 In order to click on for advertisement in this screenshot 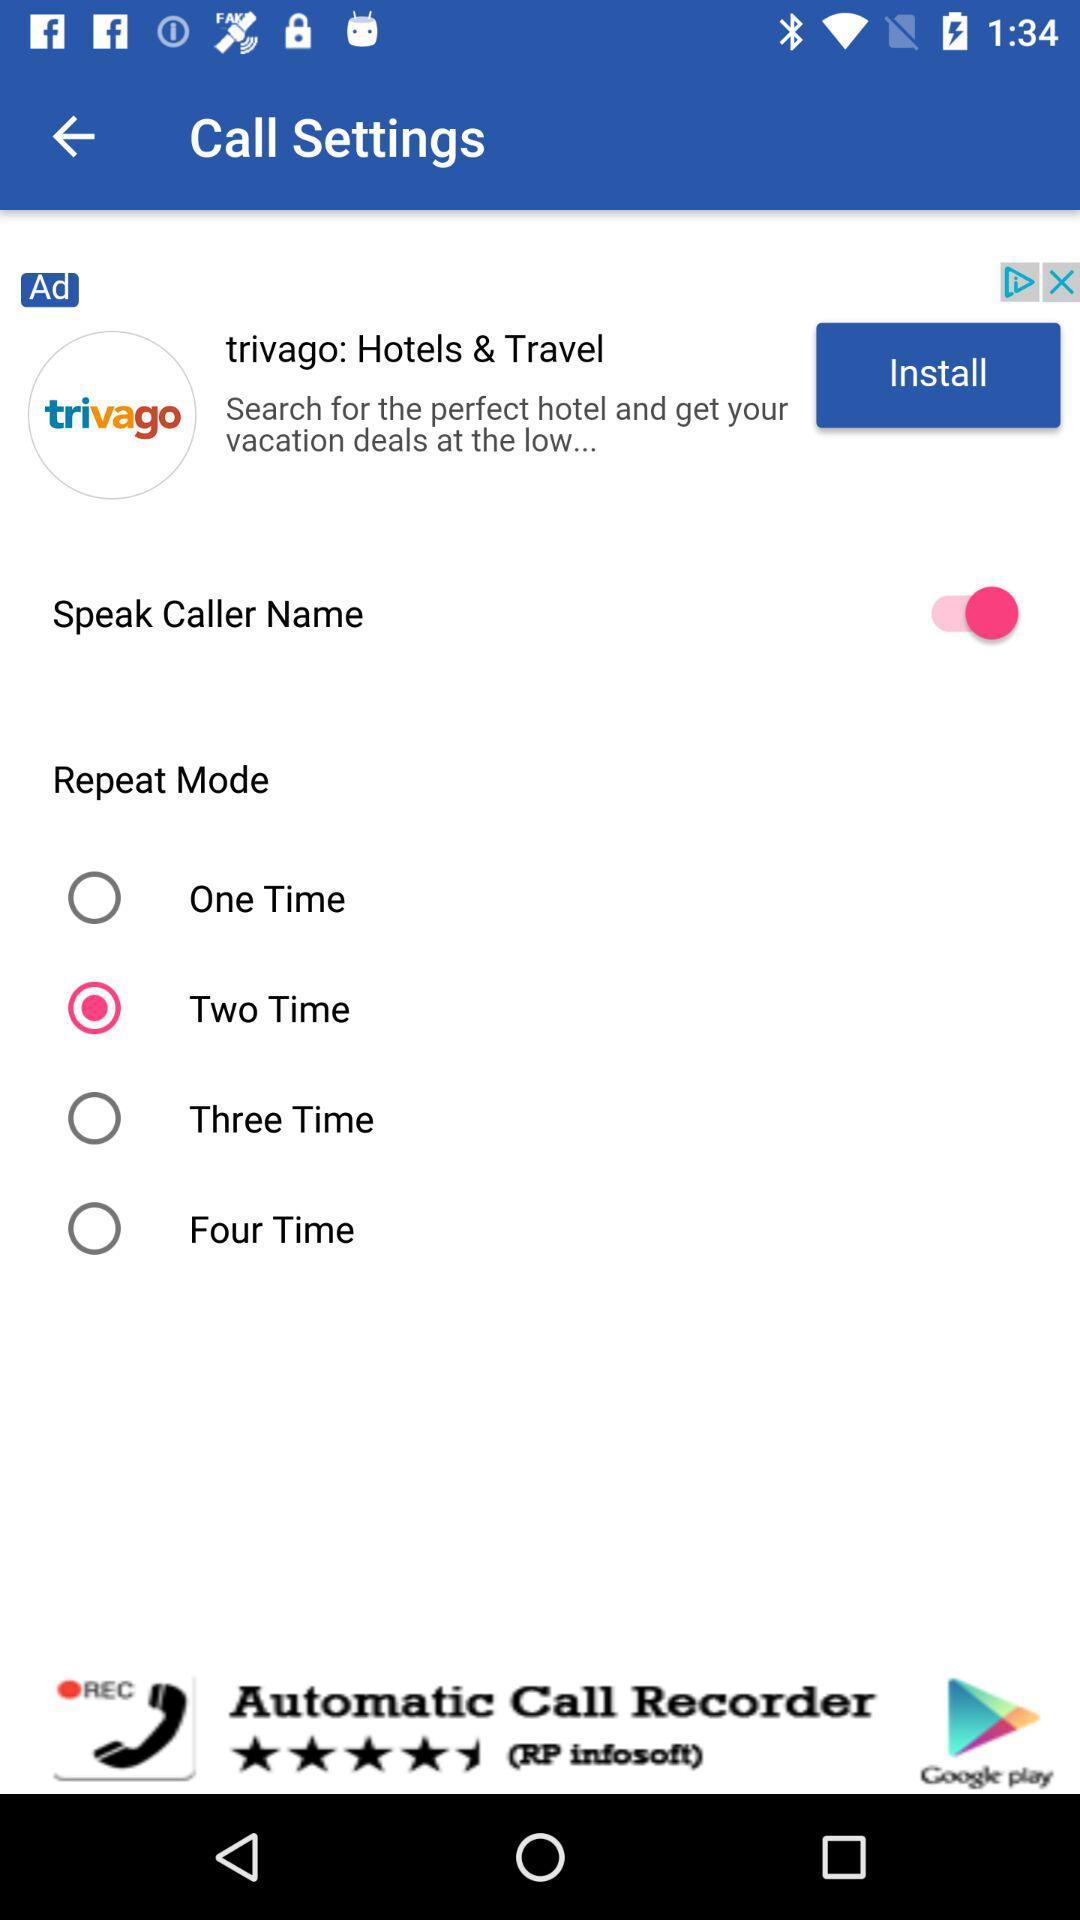, I will do `click(540, 393)`.